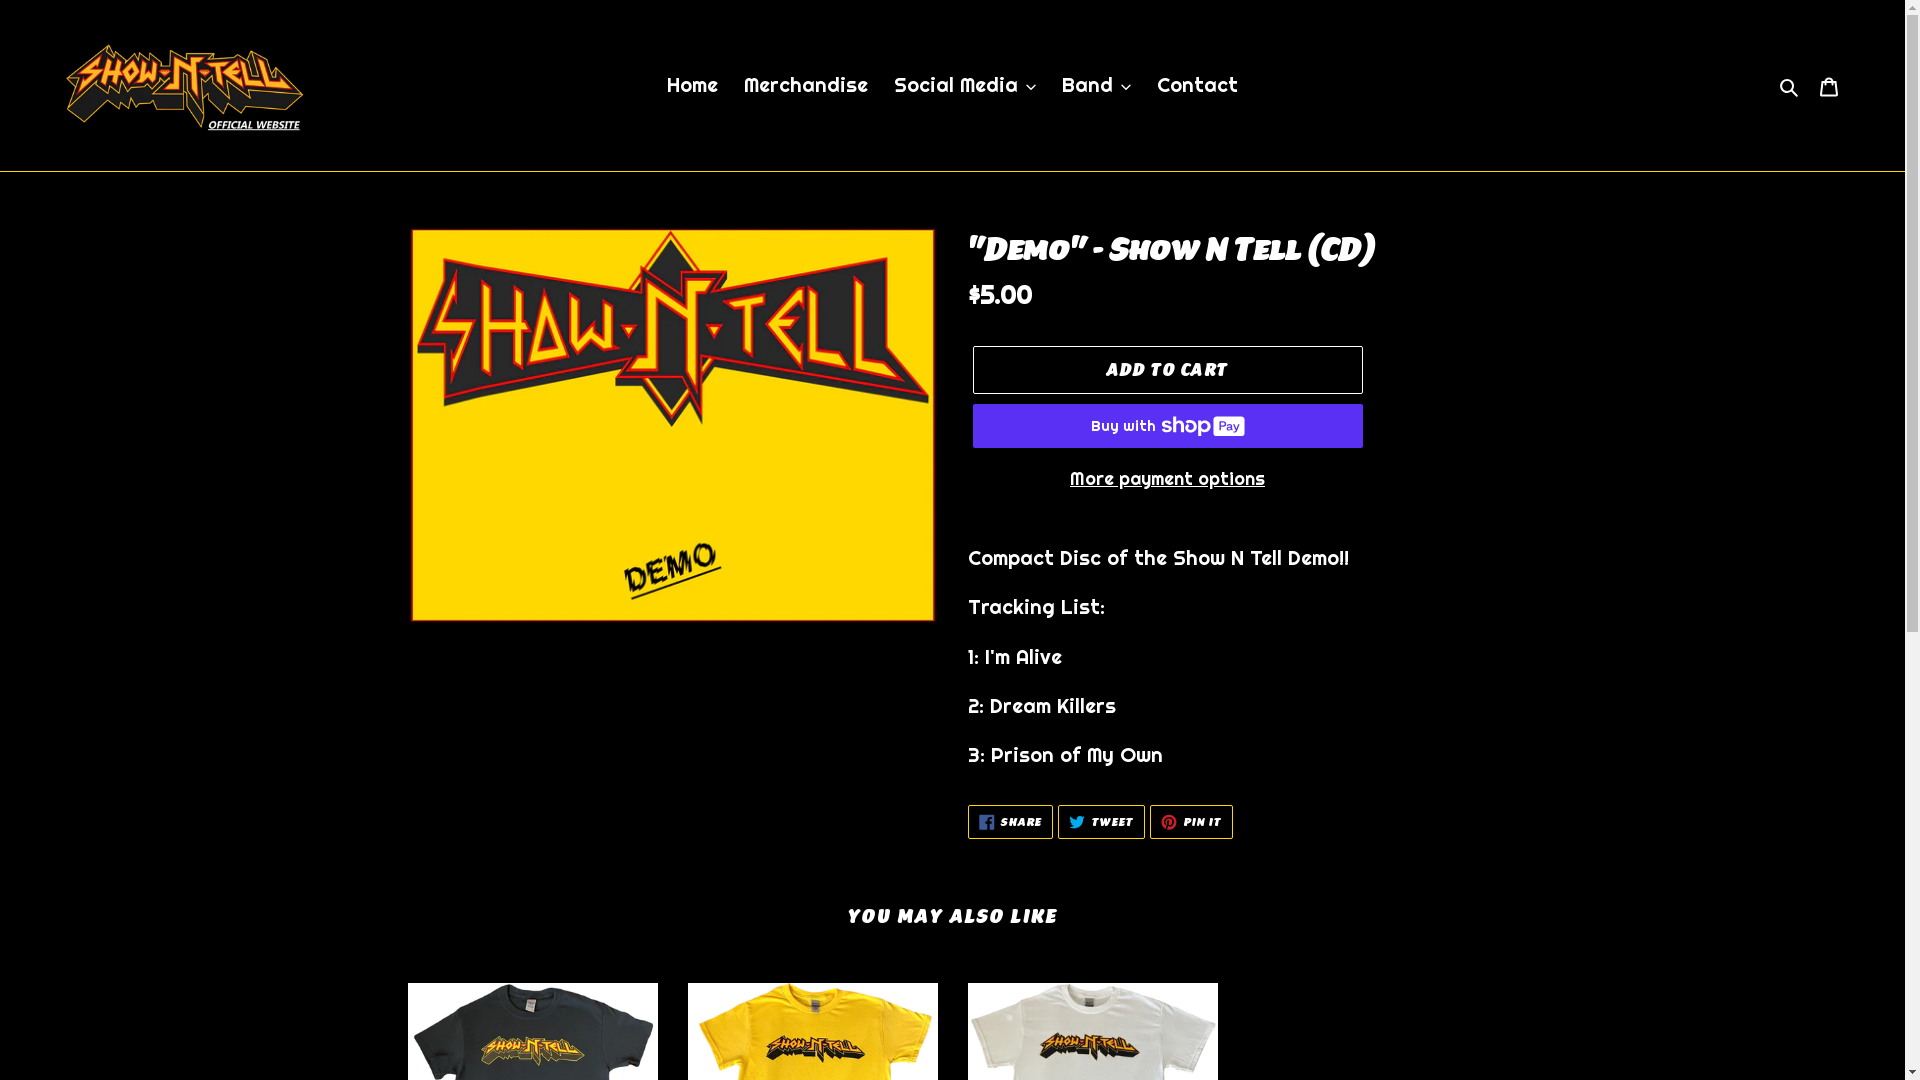 The width and height of the screenshot is (1920, 1080). I want to click on 'PIN IT, so click(1191, 821).